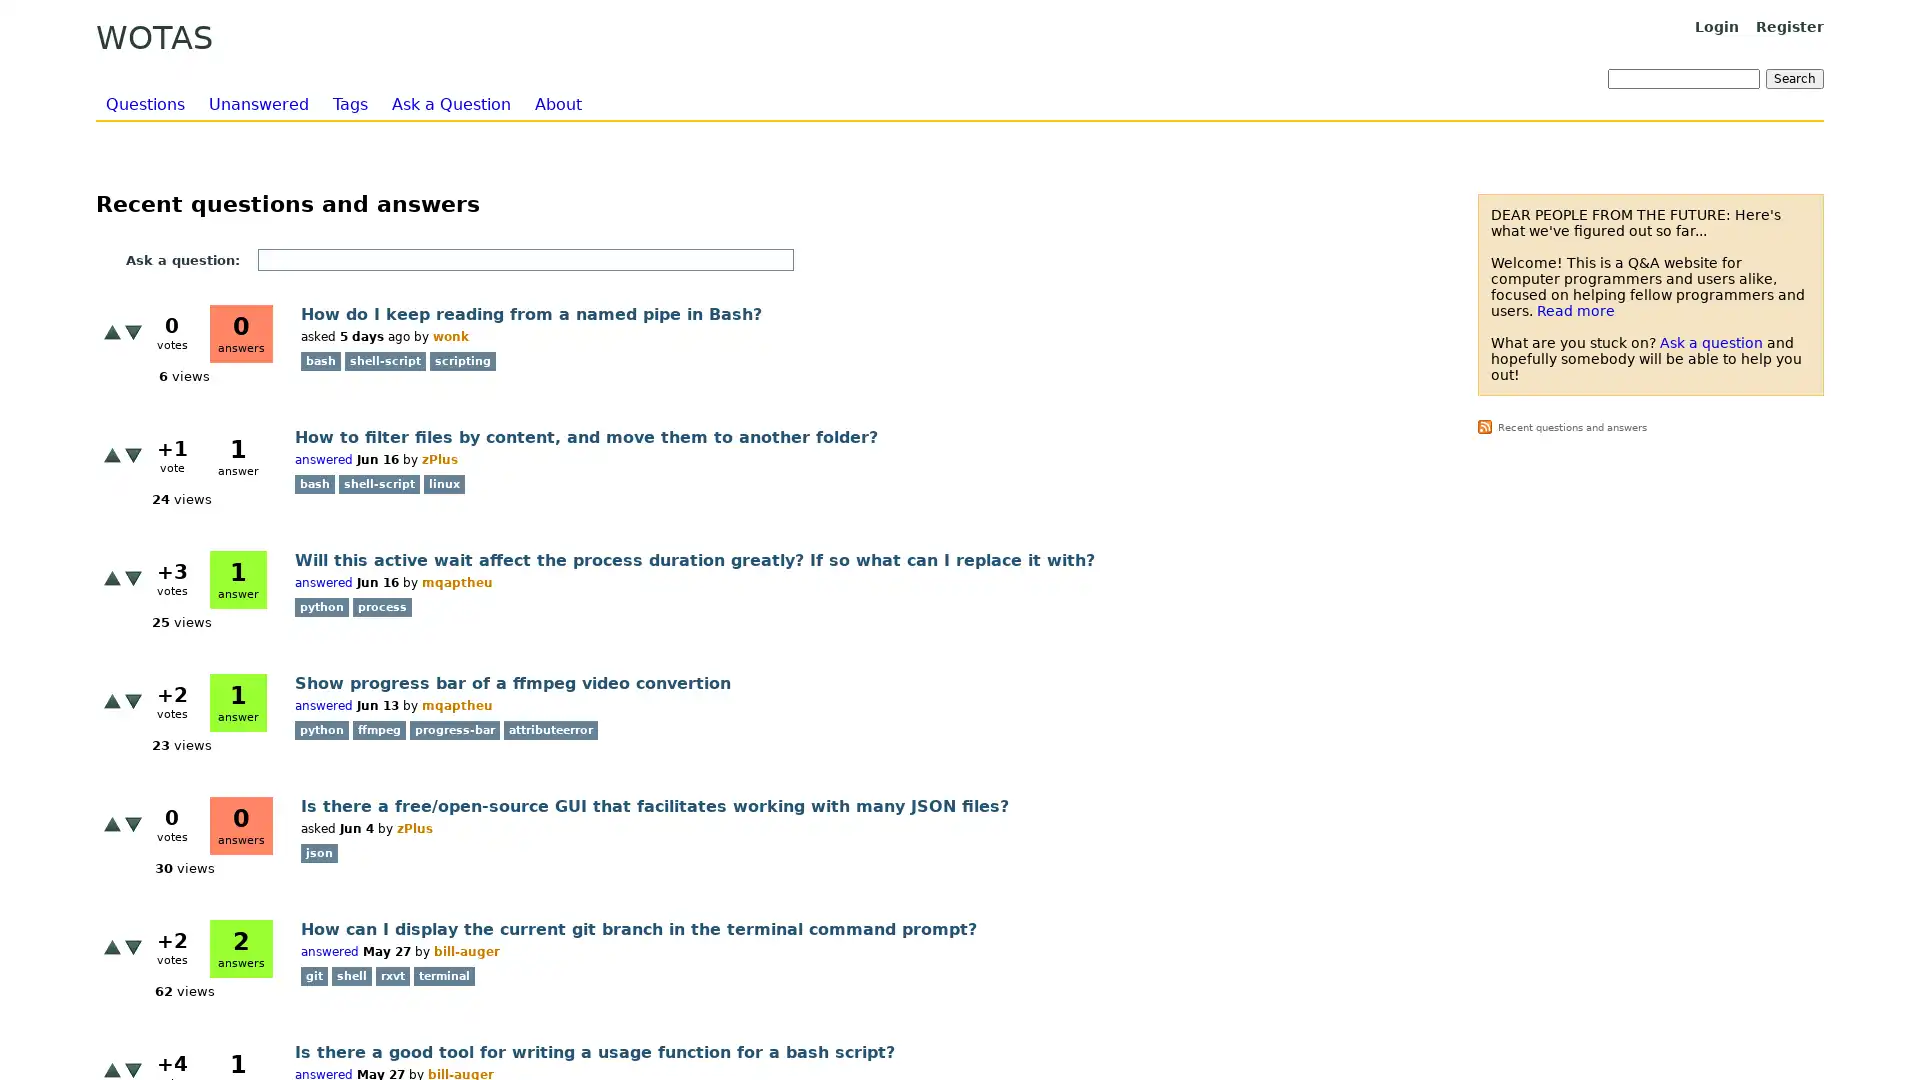 Image resolution: width=1920 pixels, height=1080 pixels. What do you see at coordinates (1795, 77) in the screenshot?
I see `Search` at bounding box center [1795, 77].